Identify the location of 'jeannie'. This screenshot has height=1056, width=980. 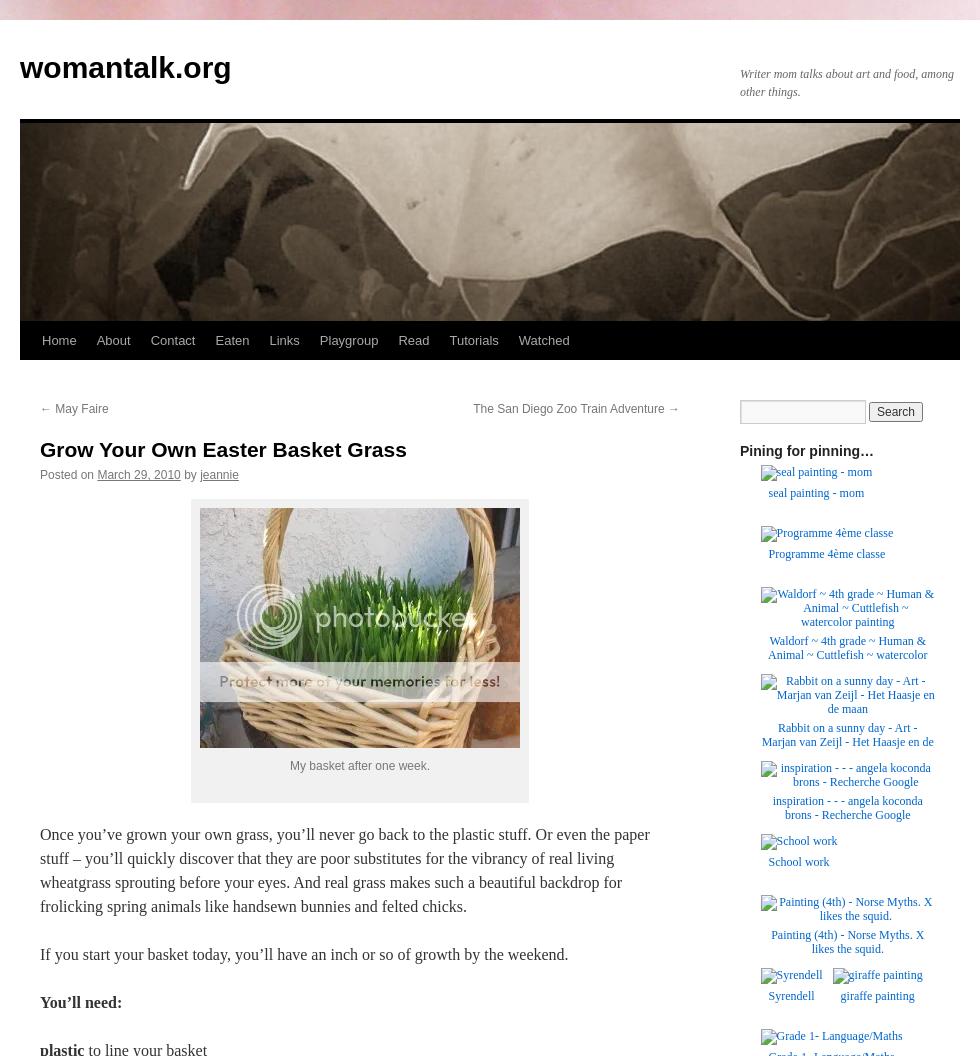
(219, 473).